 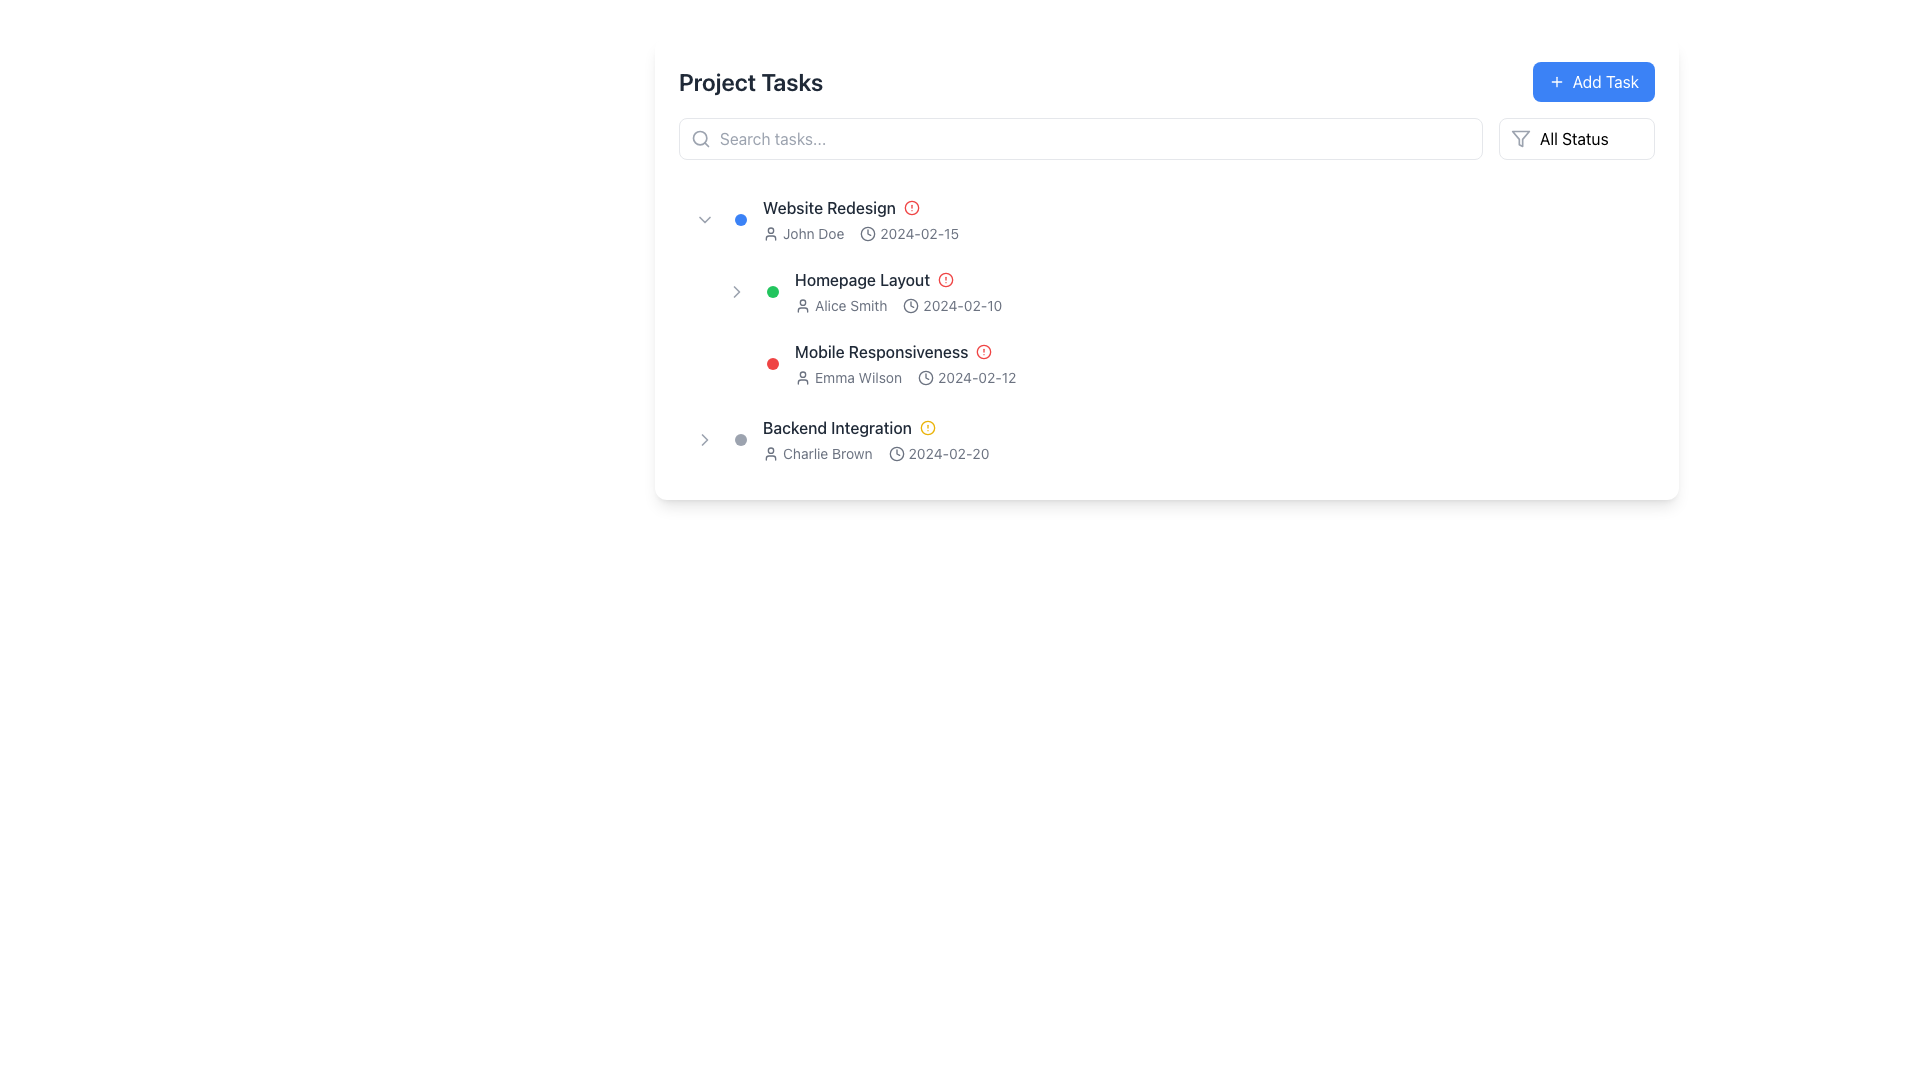 What do you see at coordinates (908, 233) in the screenshot?
I see `date display showing '2024-02-15' next to the clock icon, which is aligned horizontally in a subtle gray tone, located to the right of 'John Doe' under the 'Website Redesign' project task` at bounding box center [908, 233].